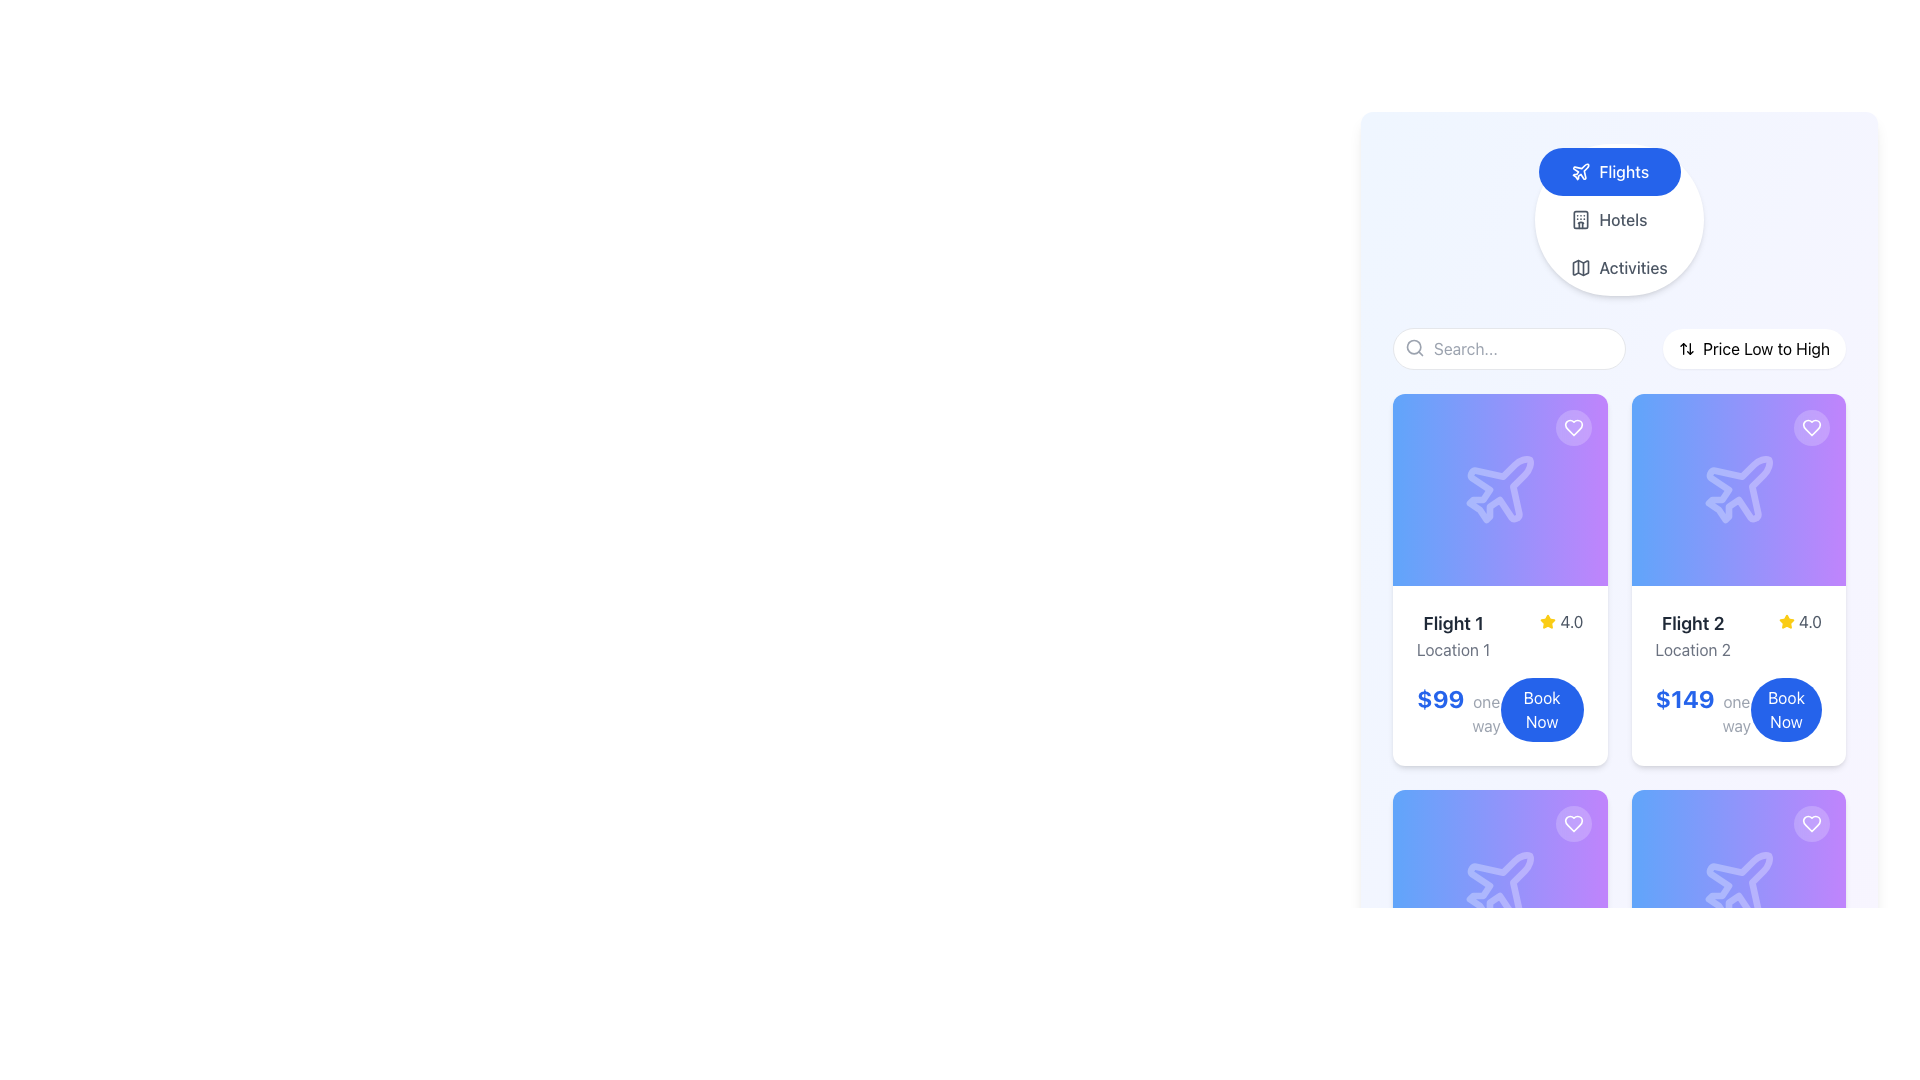 Image resolution: width=1920 pixels, height=1080 pixels. Describe the element at coordinates (1766, 347) in the screenshot. I see `the text label on the right side of the page` at that location.